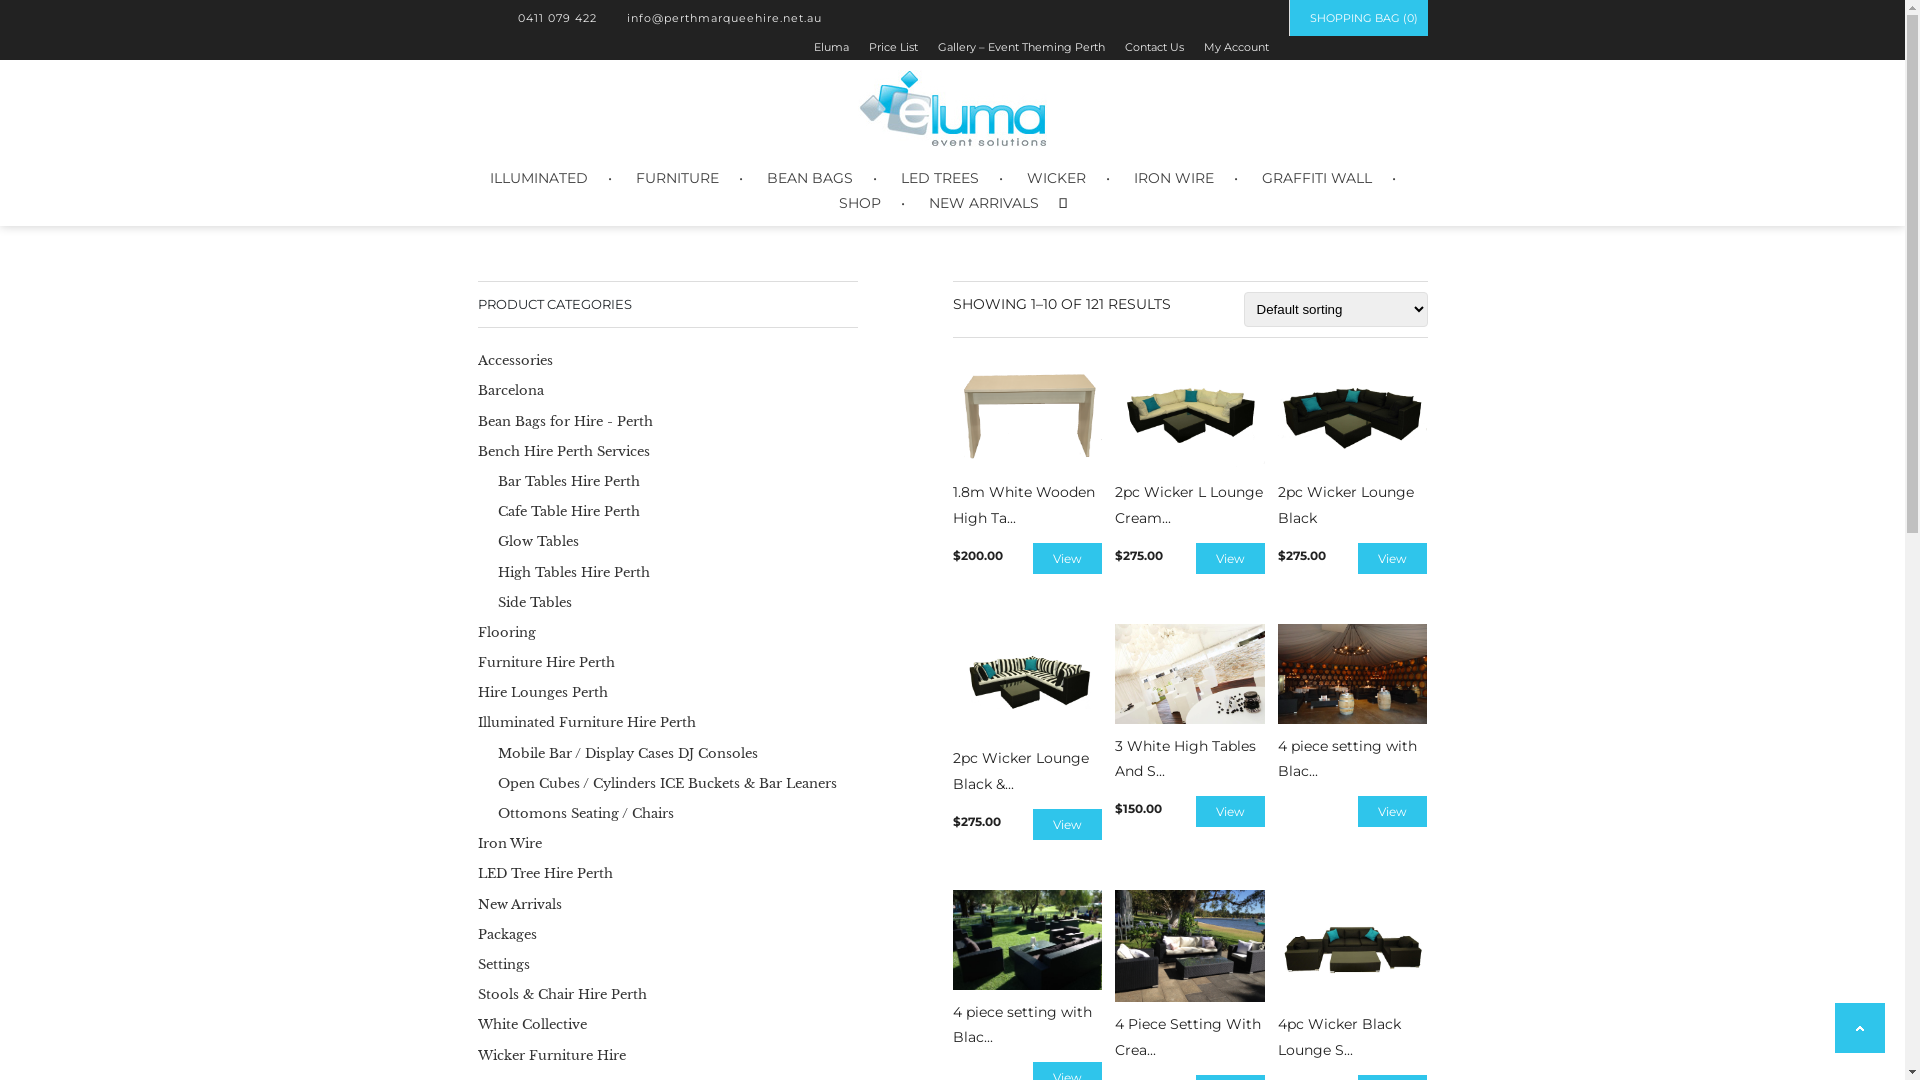 The height and width of the screenshot is (1080, 1920). I want to click on 'Bench Hire Perth Services', so click(563, 451).